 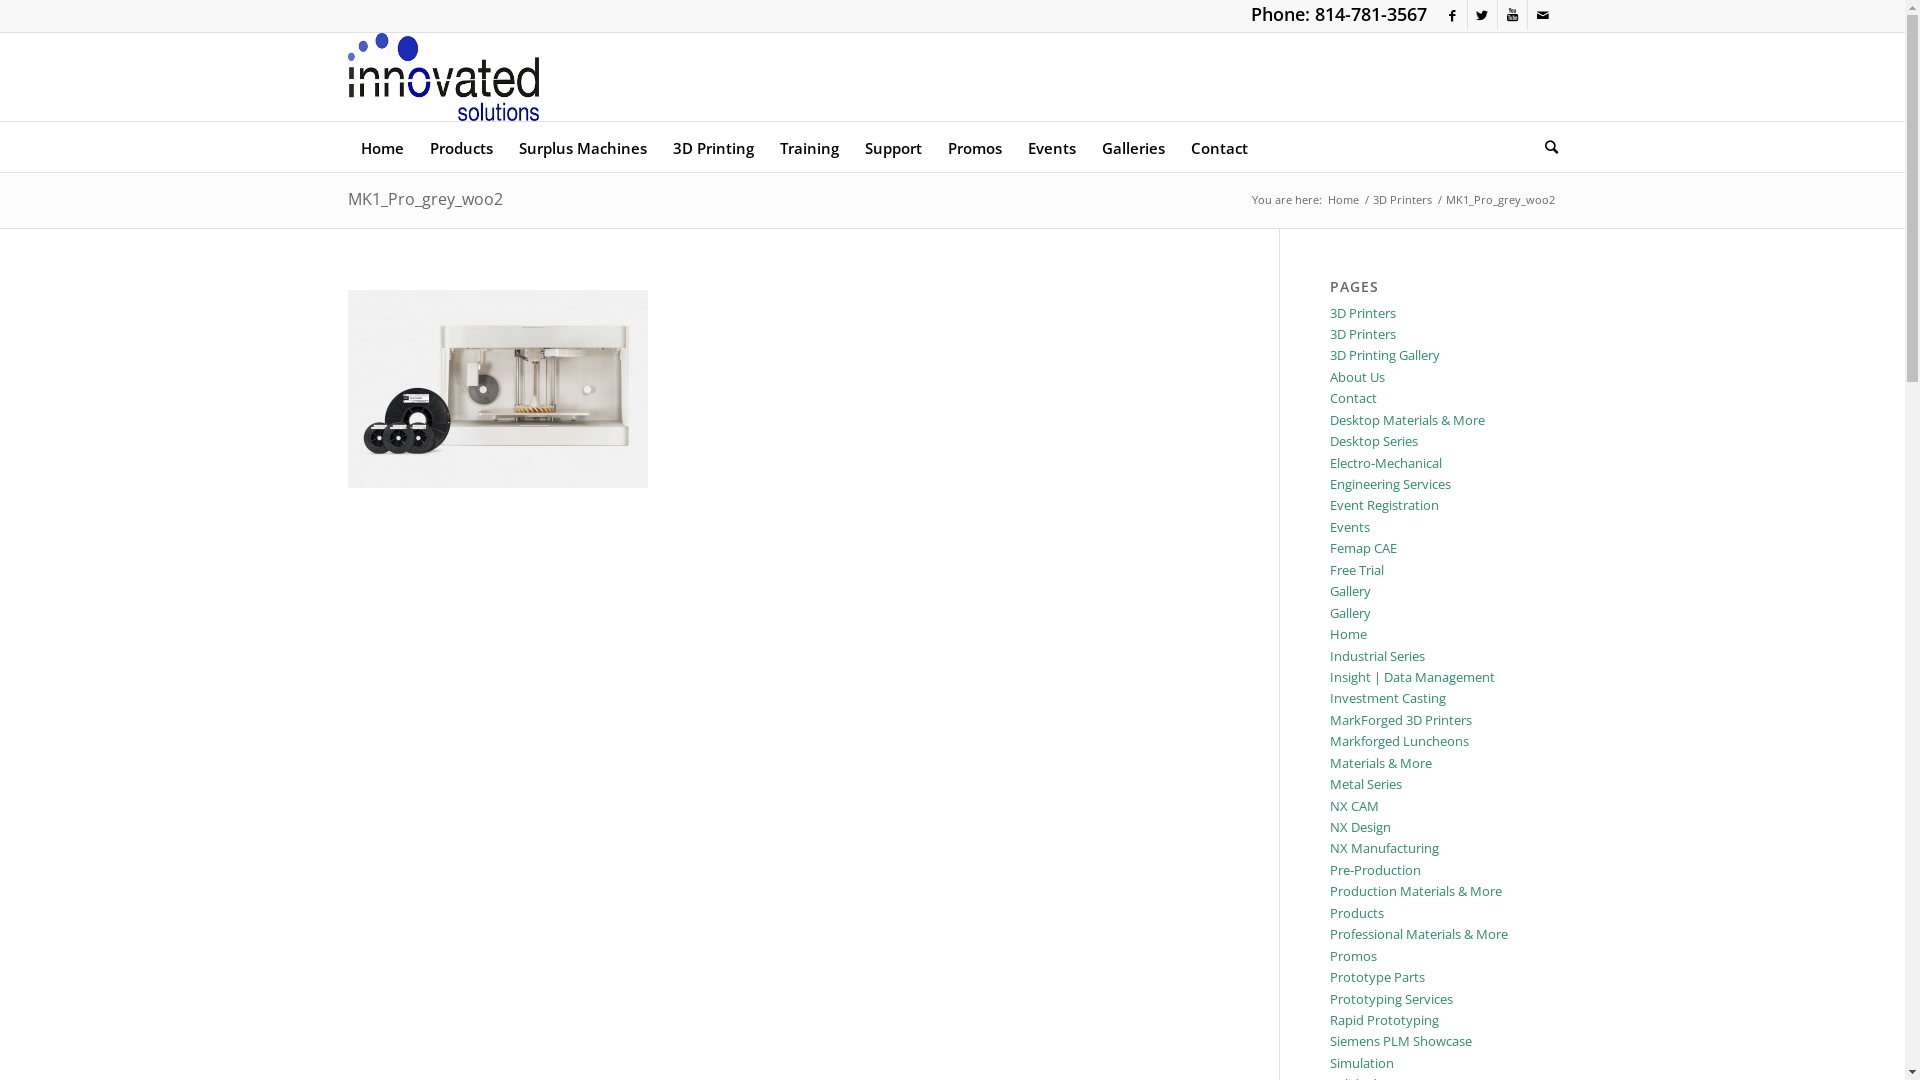 What do you see at coordinates (892, 145) in the screenshot?
I see `'Support'` at bounding box center [892, 145].